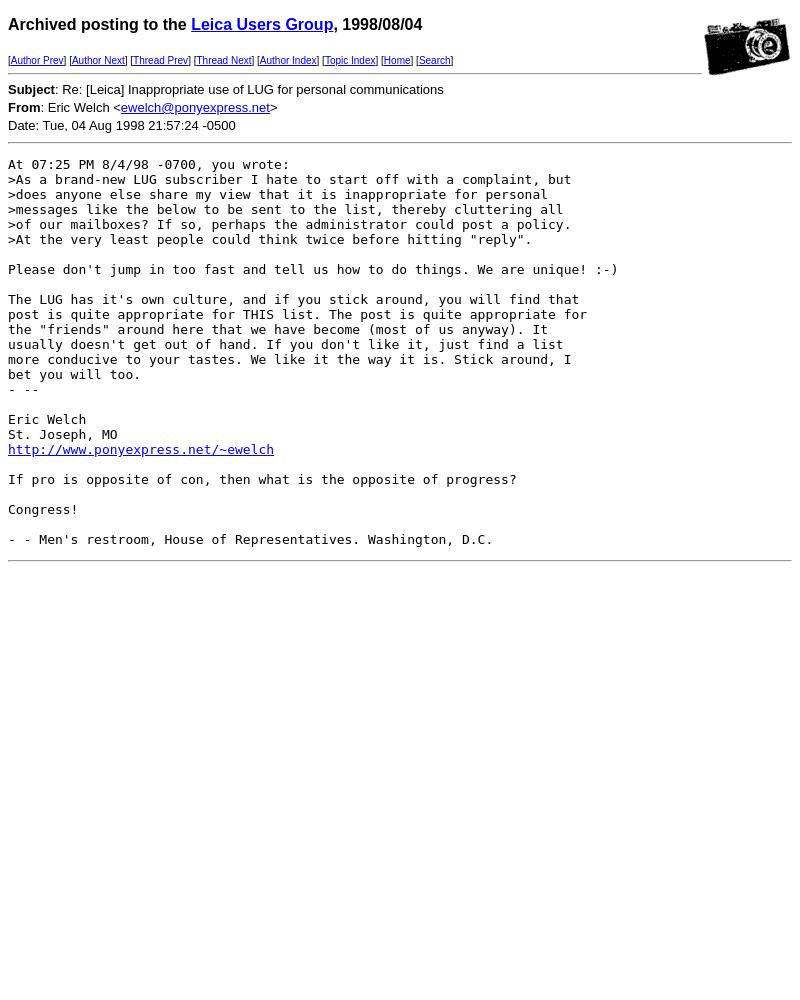  Describe the element at coordinates (8, 60) in the screenshot. I see `'['` at that location.